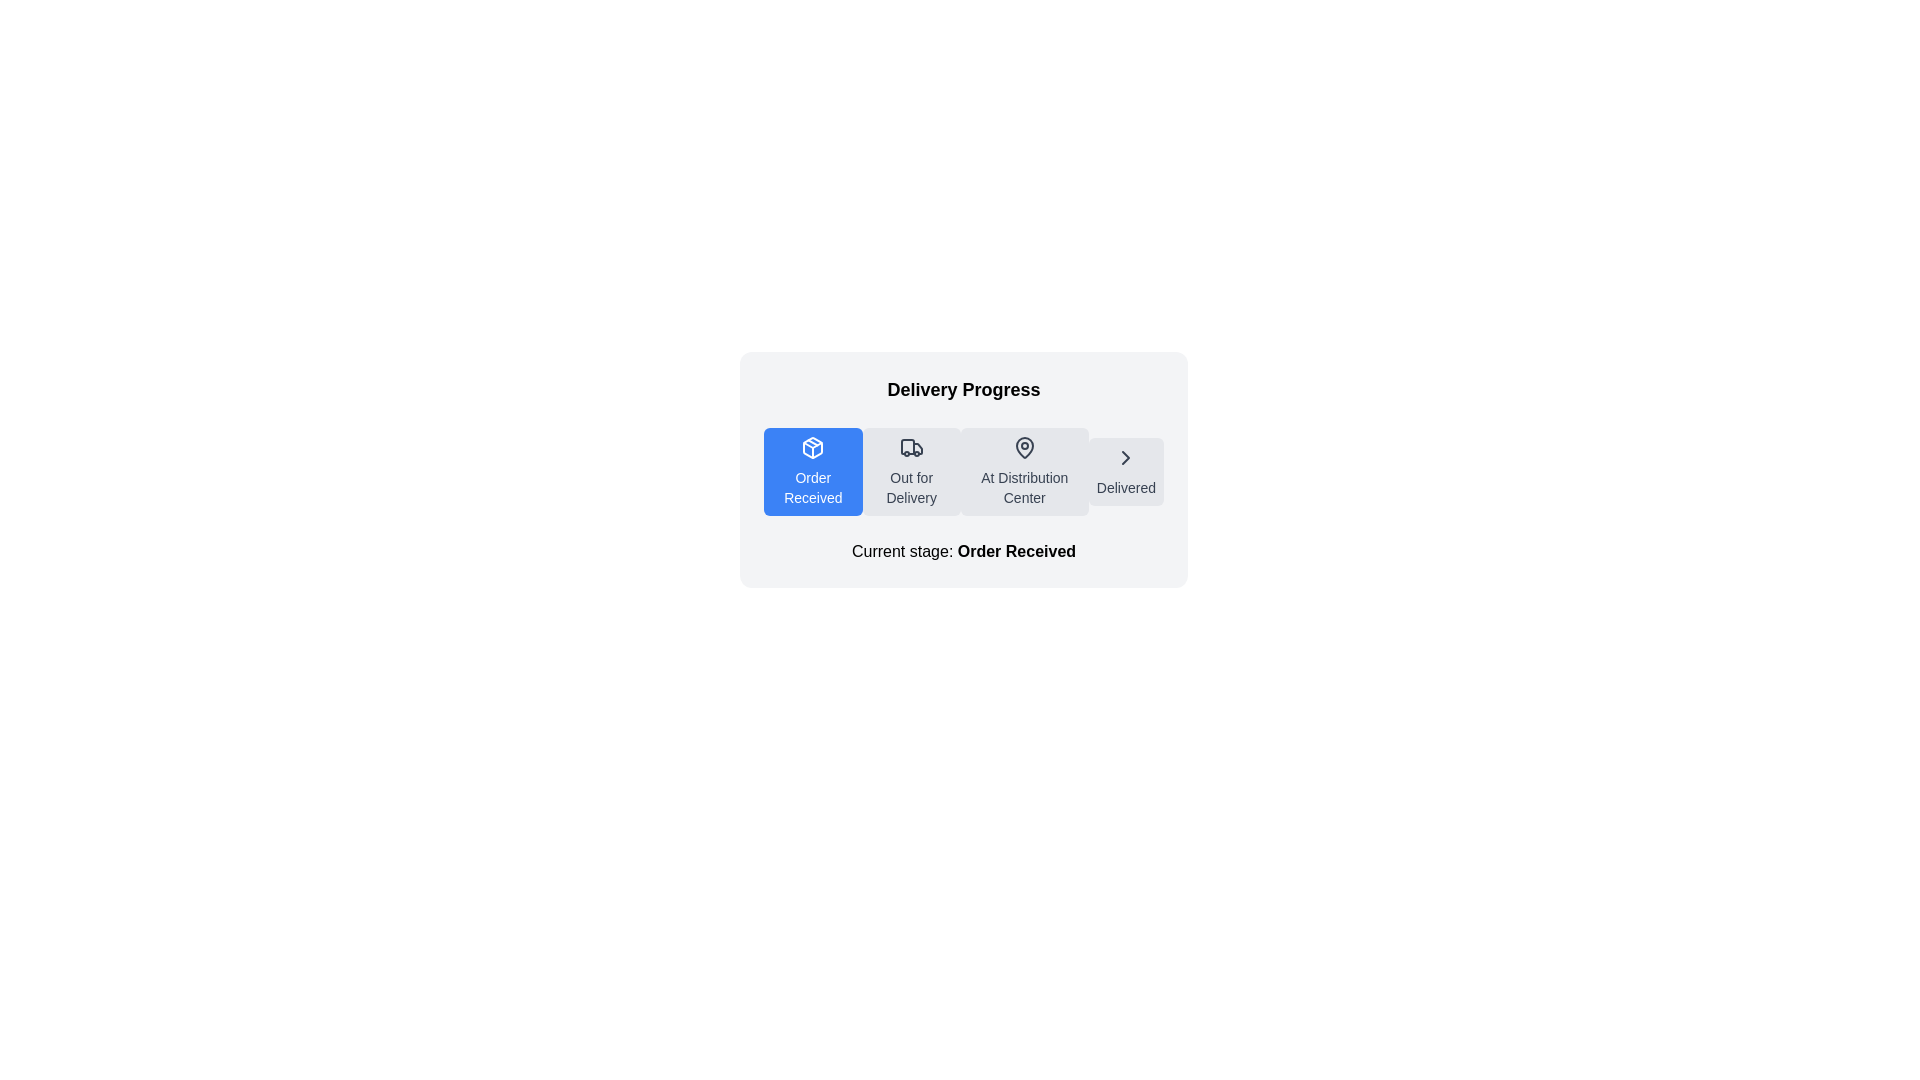  Describe the element at coordinates (1126, 458) in the screenshot. I see `the SVG arrow icon indicating progression in the delivery stages, located on the far right side of the 'Delivered' stage, using keyboard input` at that location.